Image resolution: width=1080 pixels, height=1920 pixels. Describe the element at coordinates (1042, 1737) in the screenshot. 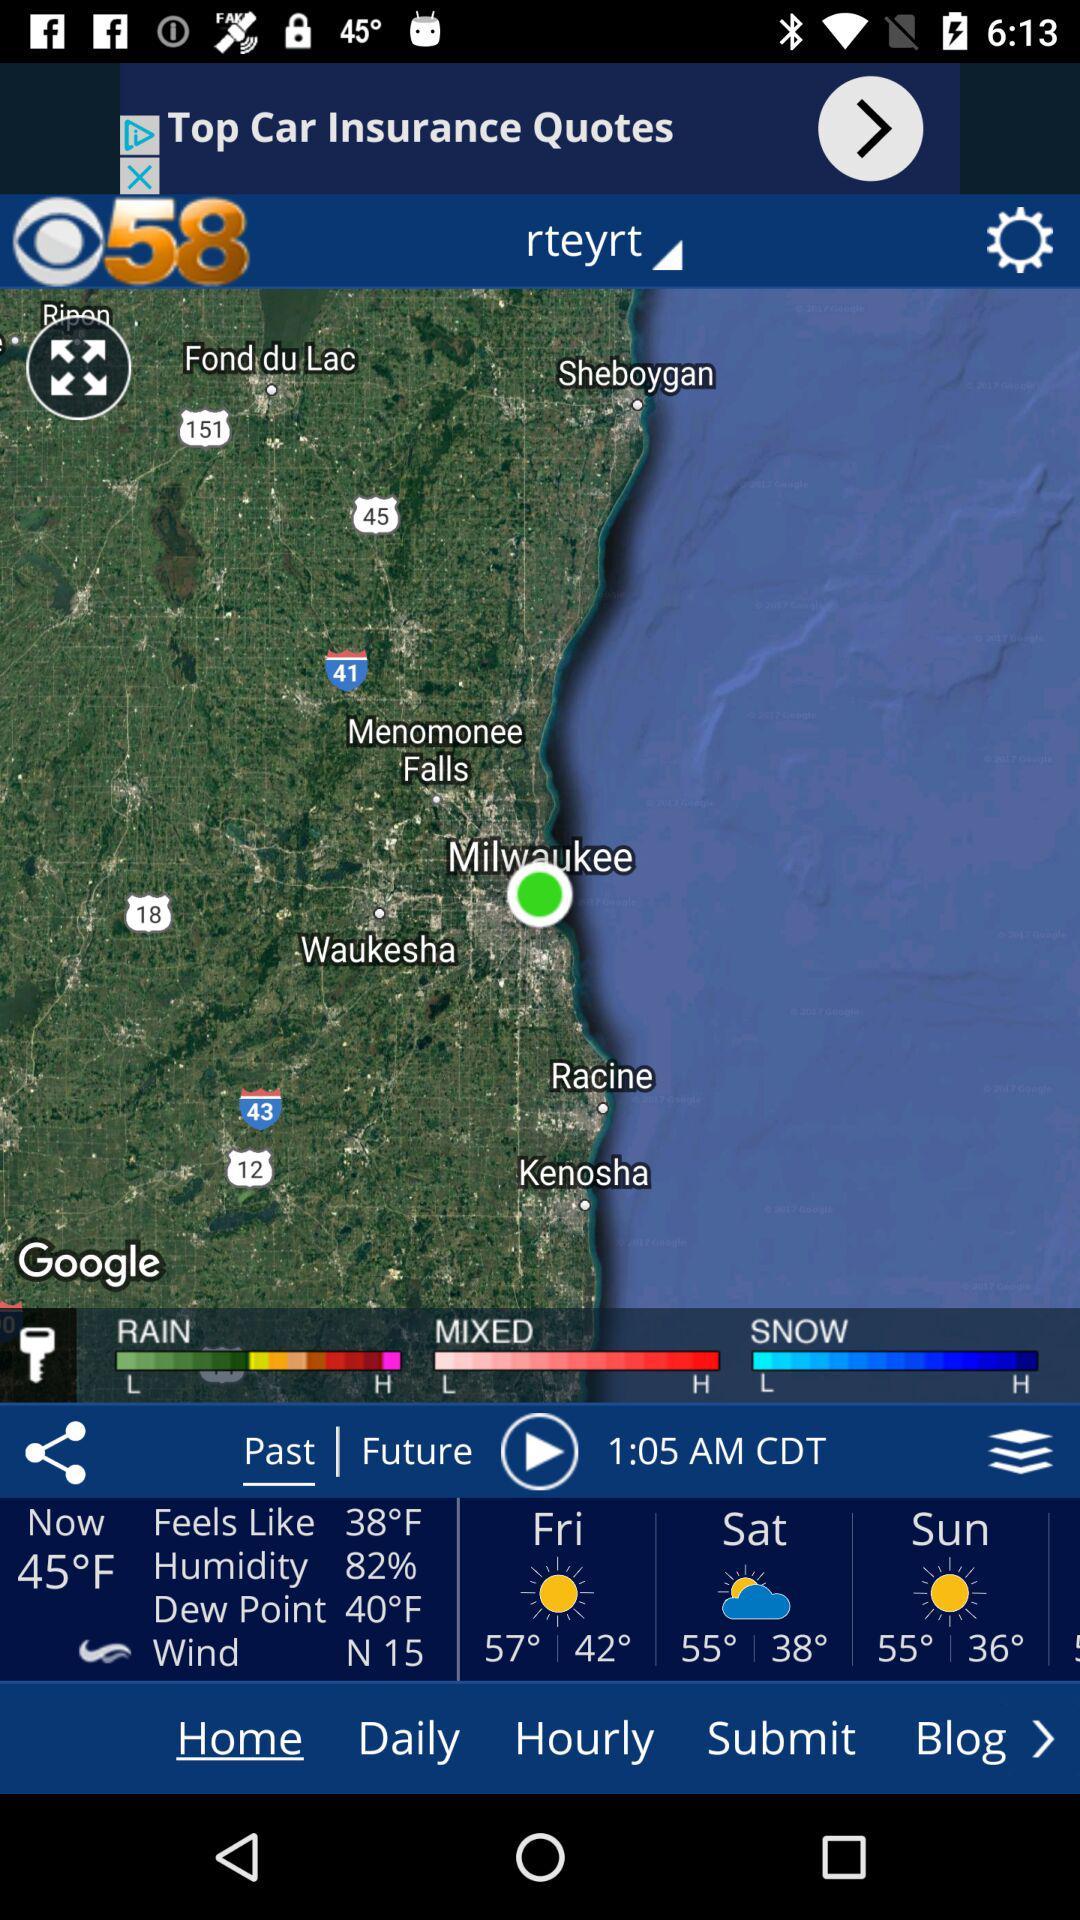

I see `next` at that location.